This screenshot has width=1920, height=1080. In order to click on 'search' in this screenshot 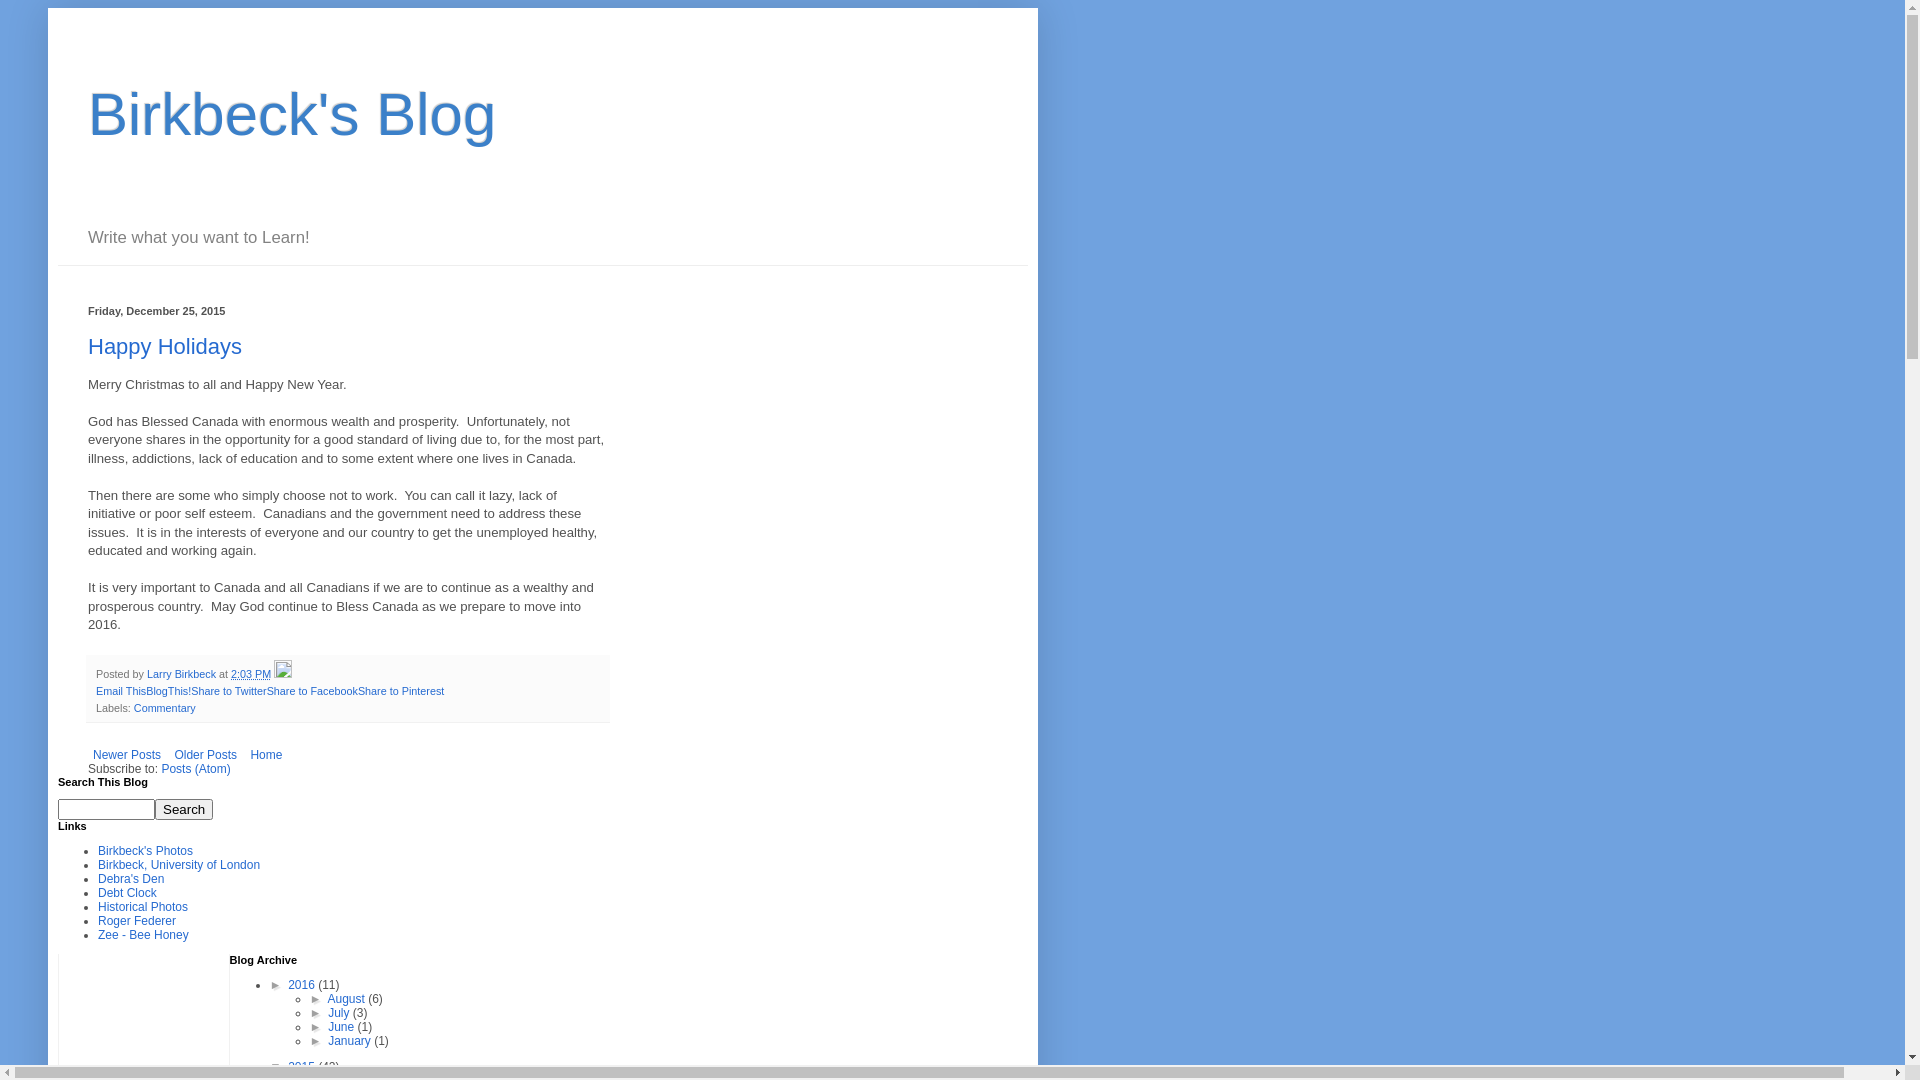, I will do `click(153, 808)`.